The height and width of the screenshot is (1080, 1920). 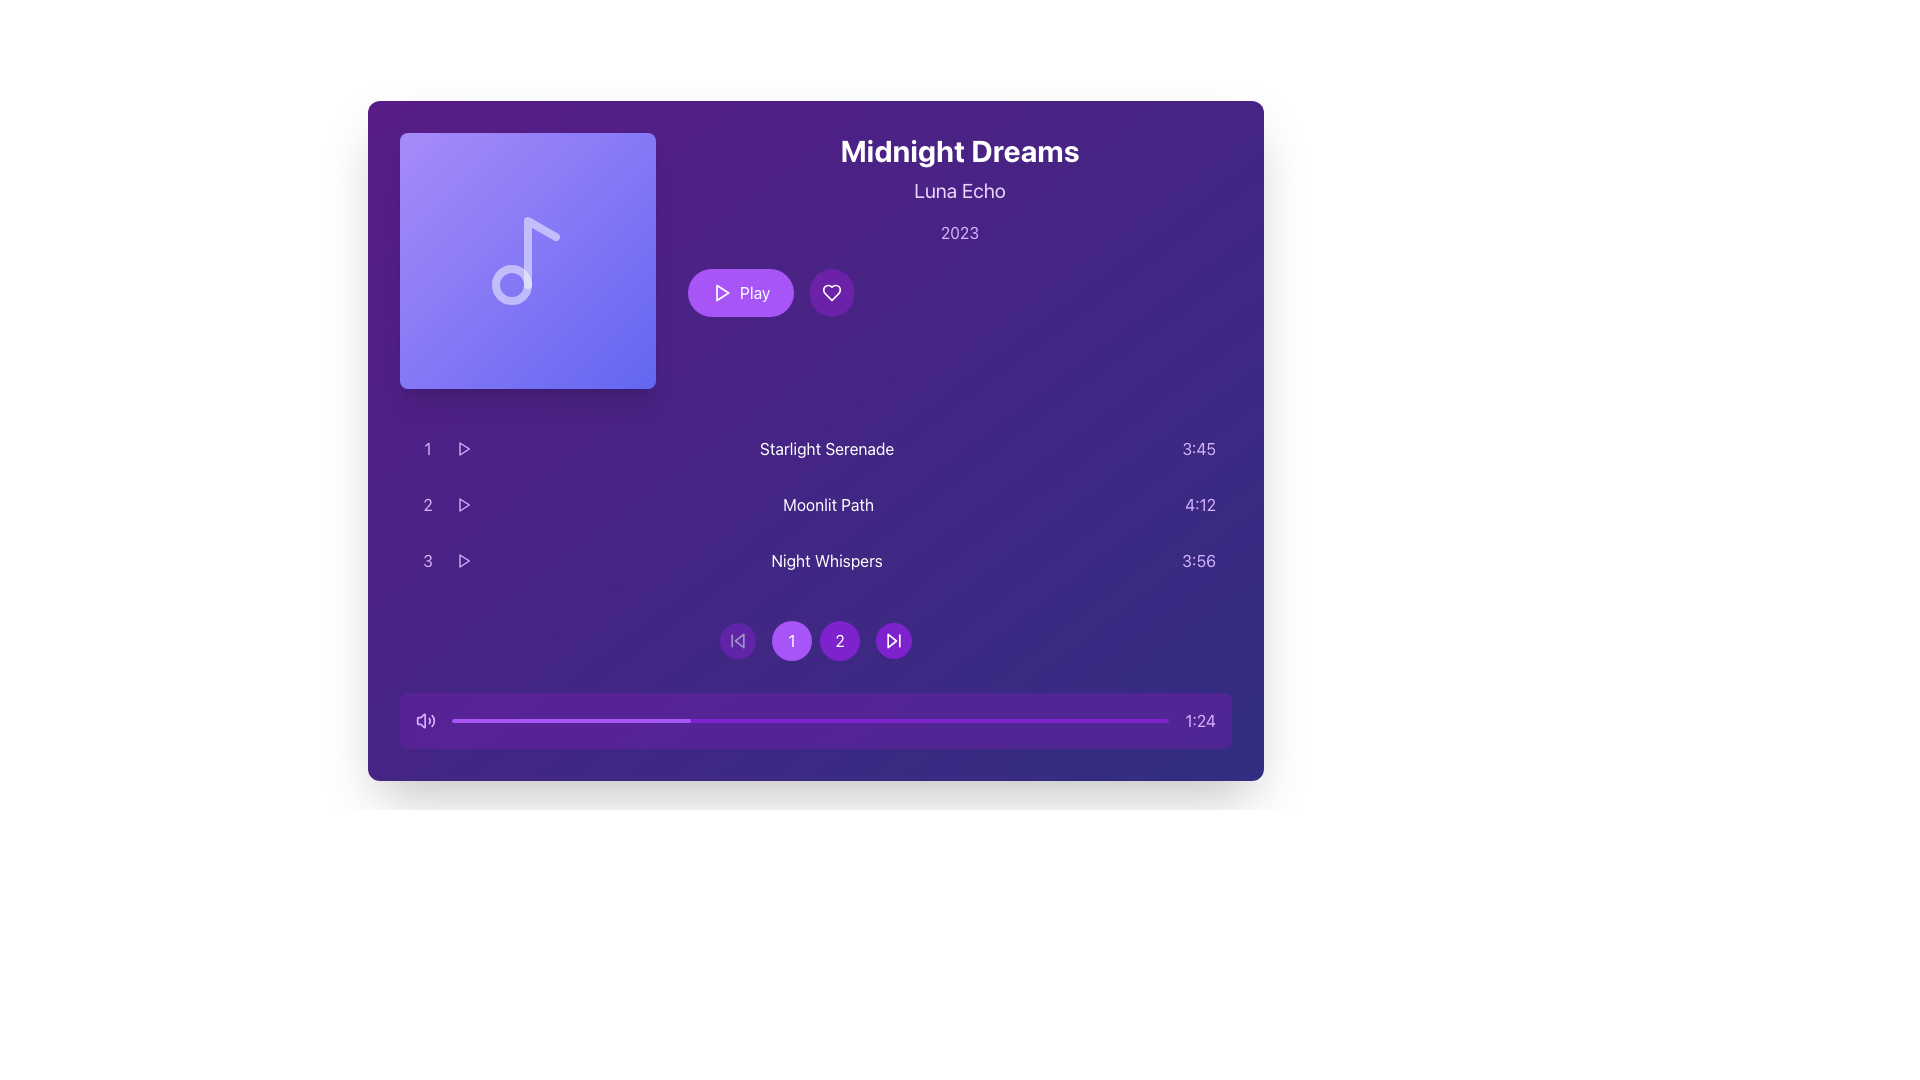 What do you see at coordinates (463, 447) in the screenshot?
I see `the right-facing triangular play button located to the left of the first track title in the playlist for track number '1'` at bounding box center [463, 447].